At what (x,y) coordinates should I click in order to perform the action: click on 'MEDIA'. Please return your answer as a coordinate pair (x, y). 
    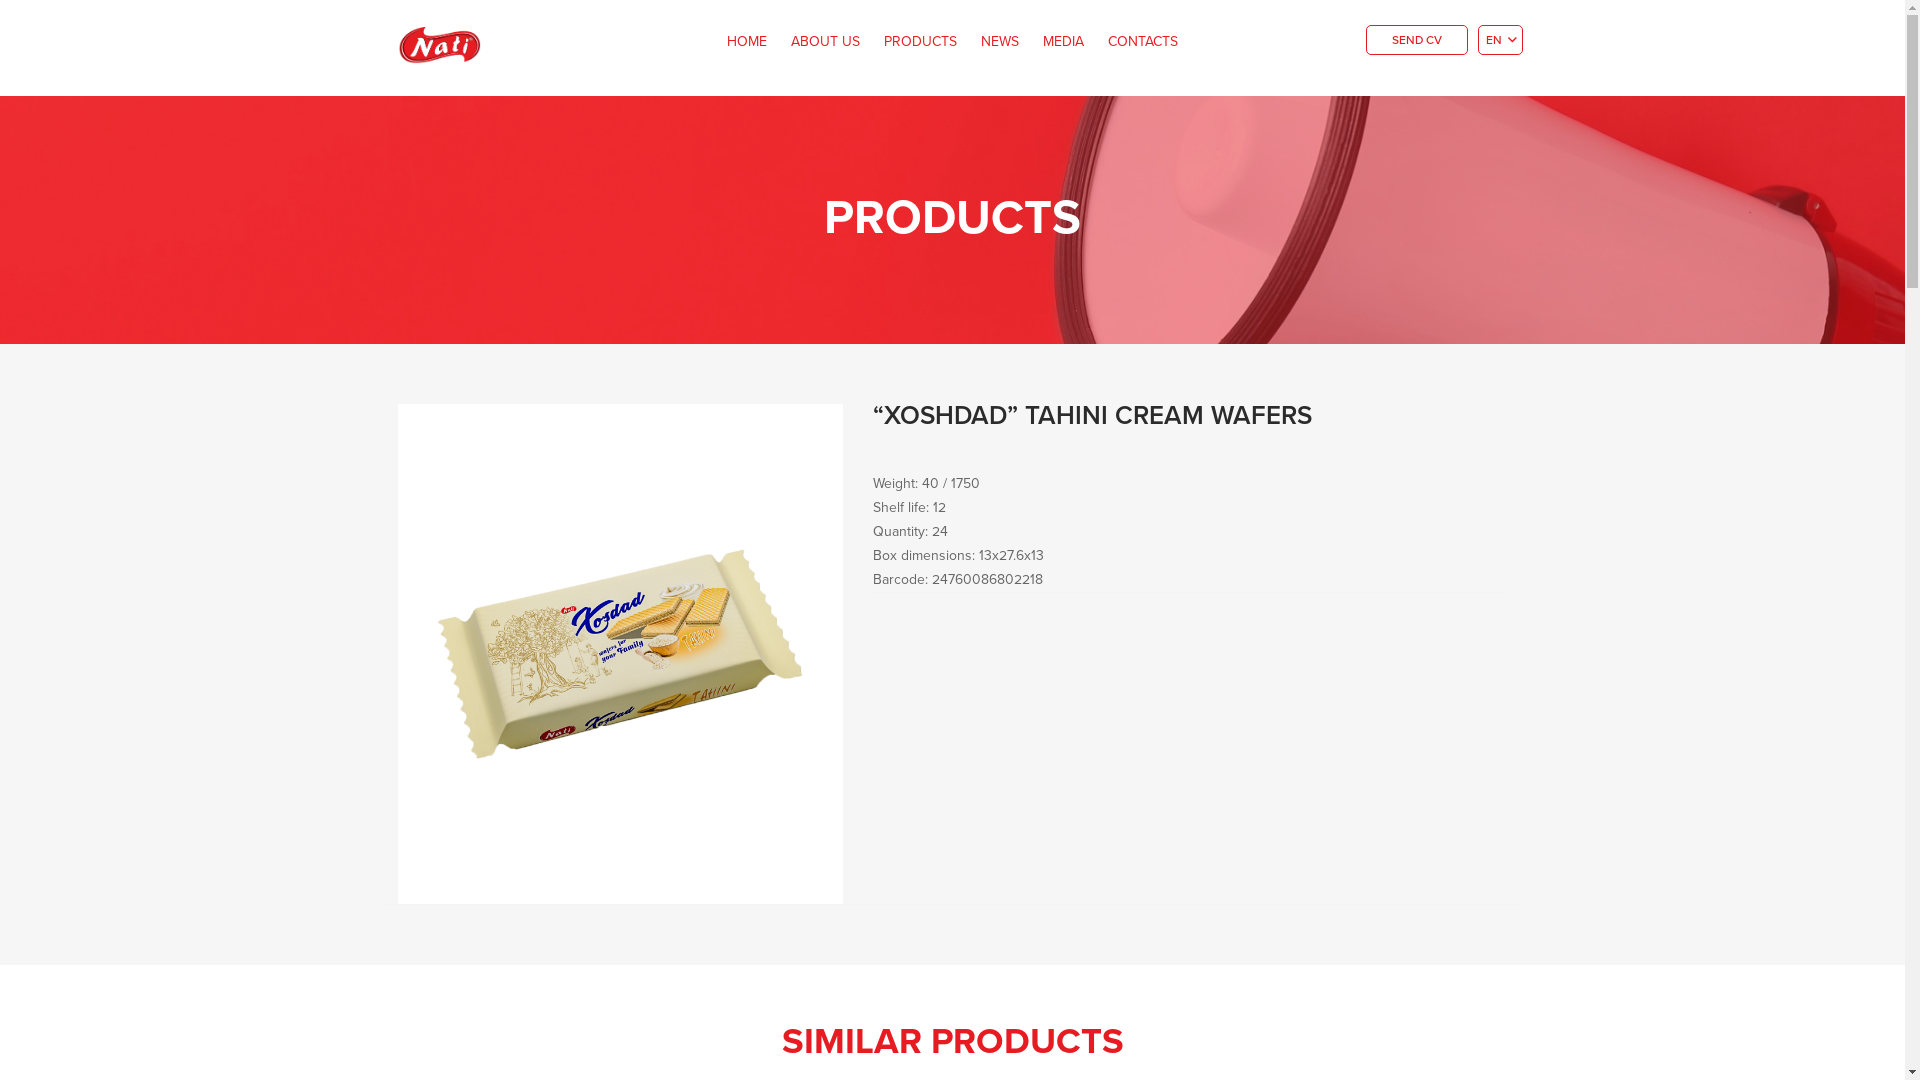
    Looking at the image, I should click on (1032, 42).